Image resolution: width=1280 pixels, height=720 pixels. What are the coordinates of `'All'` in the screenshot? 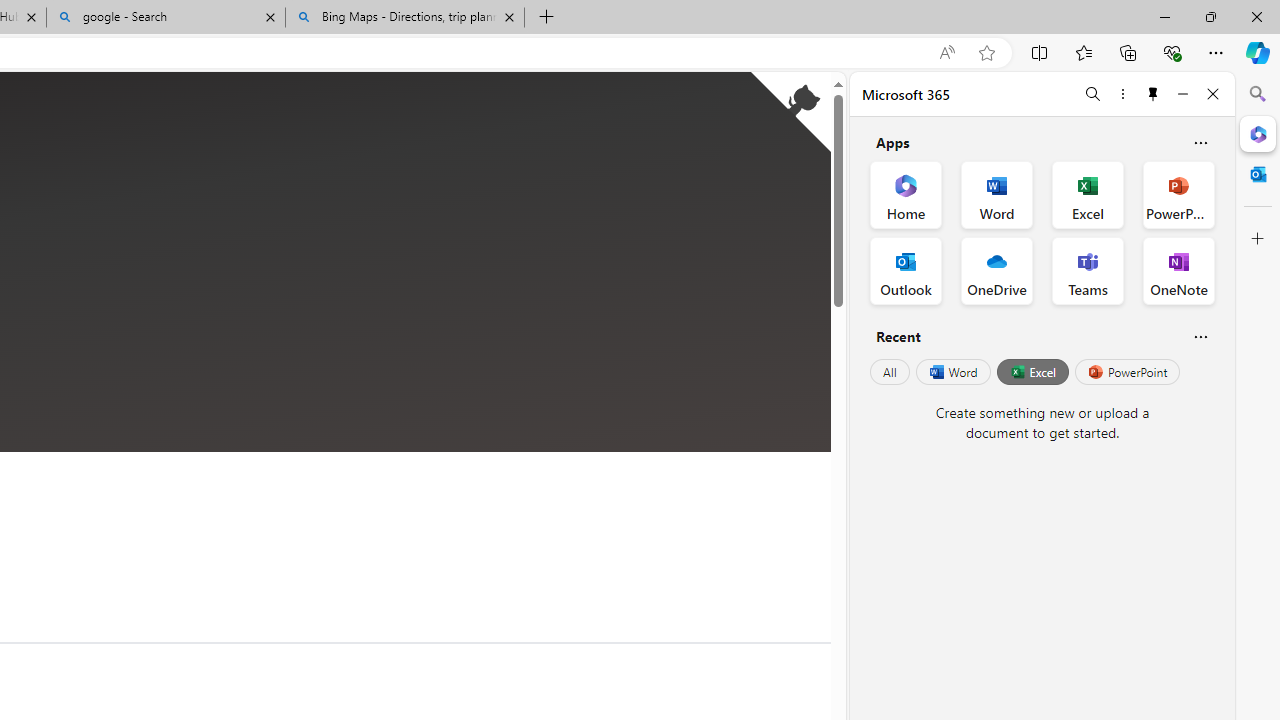 It's located at (889, 372).